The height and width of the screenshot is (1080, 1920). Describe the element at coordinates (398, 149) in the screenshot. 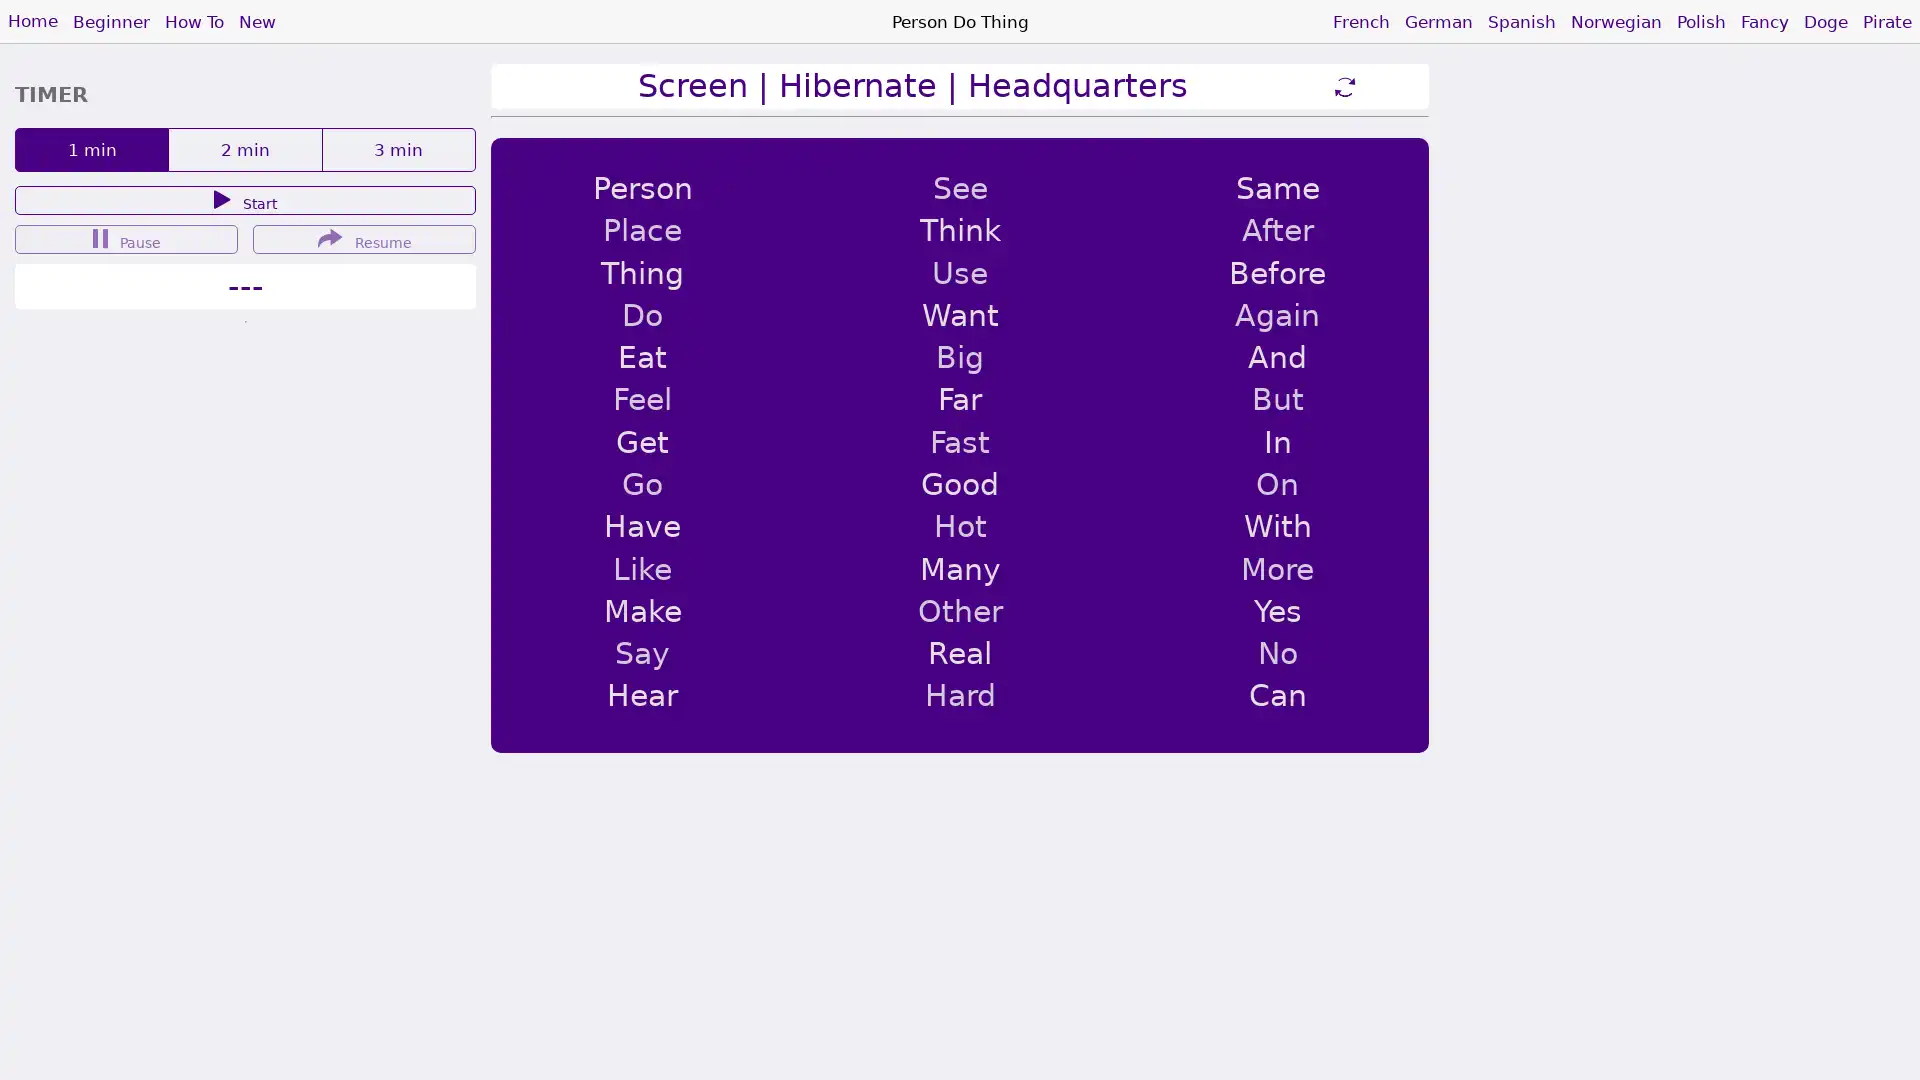

I see `3 min` at that location.